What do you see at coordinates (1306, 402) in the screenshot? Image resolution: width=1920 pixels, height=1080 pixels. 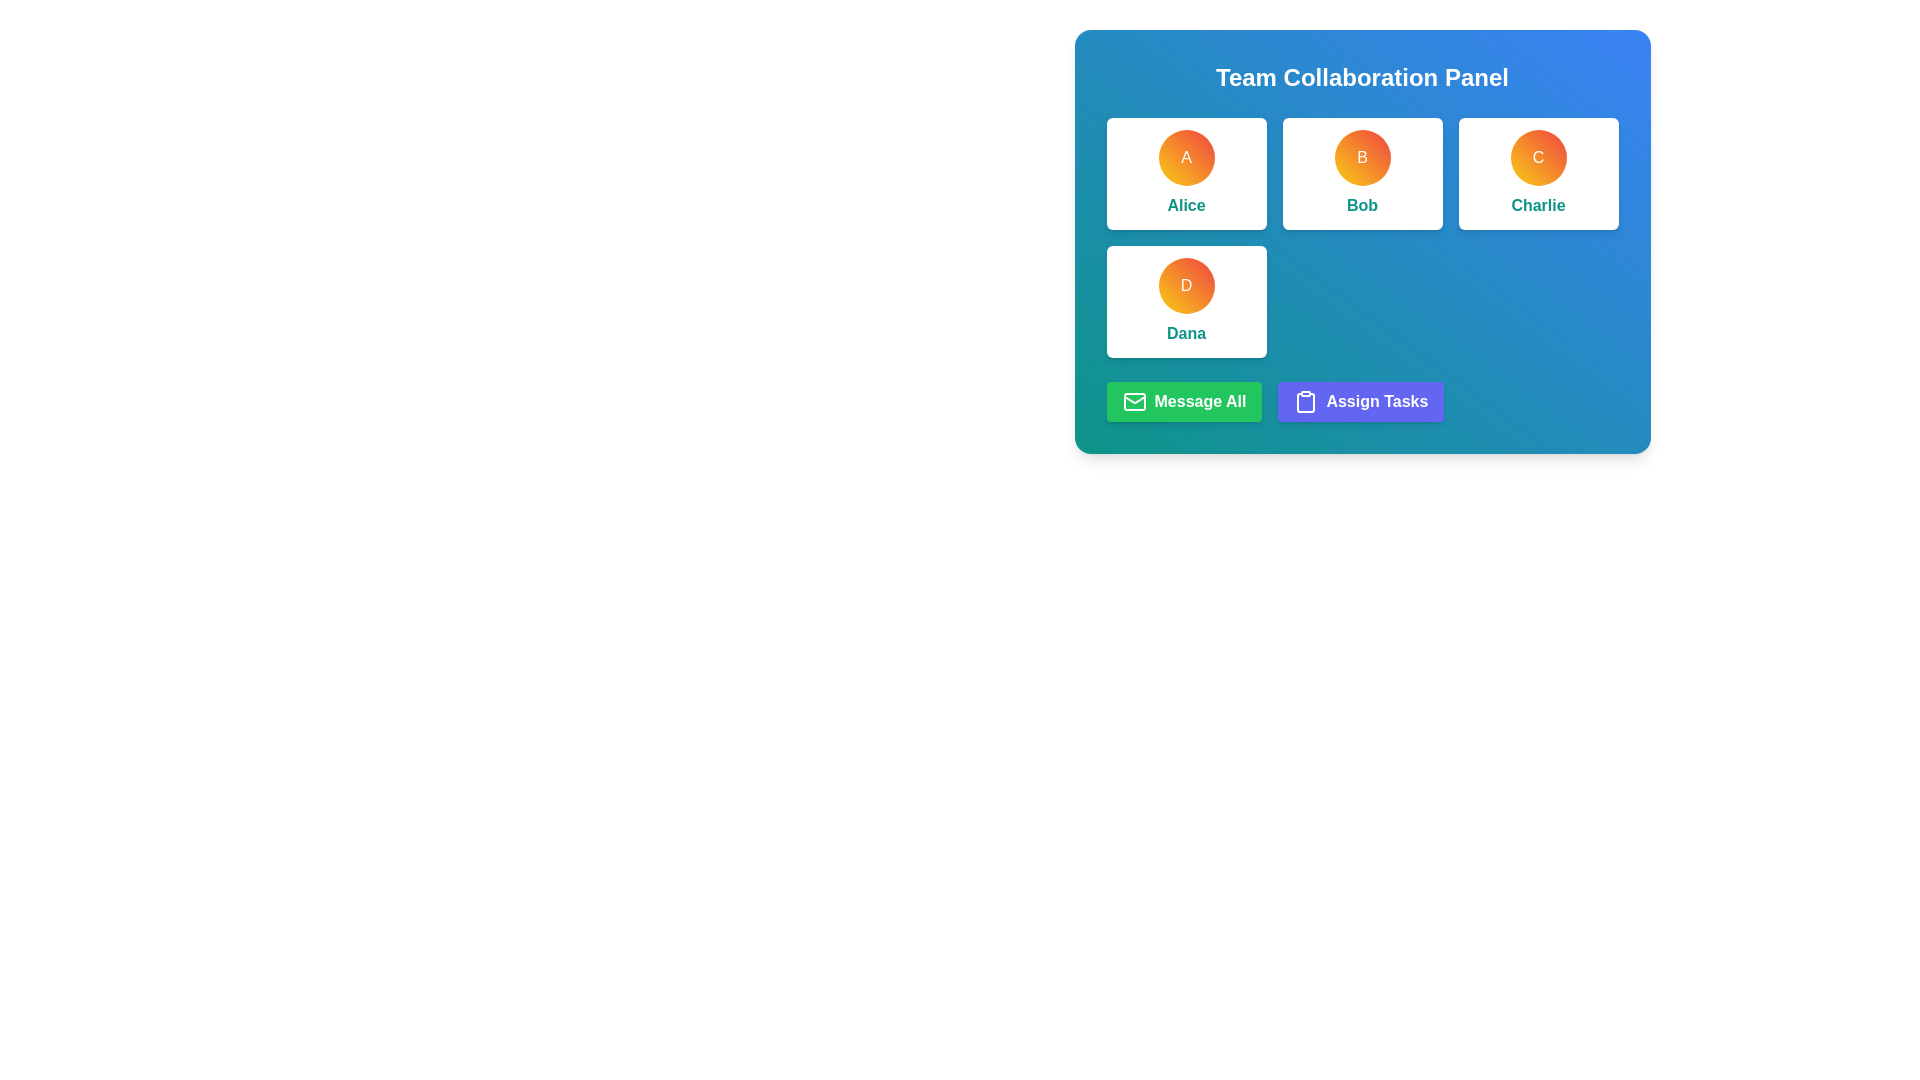 I see `the clipboard icon, which is a minimalistic vector graphic with a rectangular body and a clip at the top, positioned to the right of the 'Message All' button` at bounding box center [1306, 402].